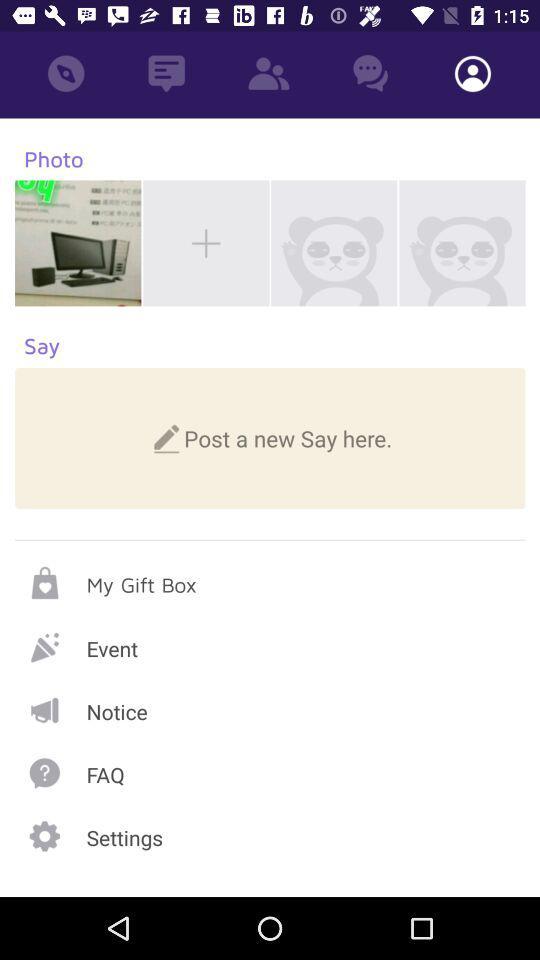  What do you see at coordinates (270, 772) in the screenshot?
I see `faq` at bounding box center [270, 772].